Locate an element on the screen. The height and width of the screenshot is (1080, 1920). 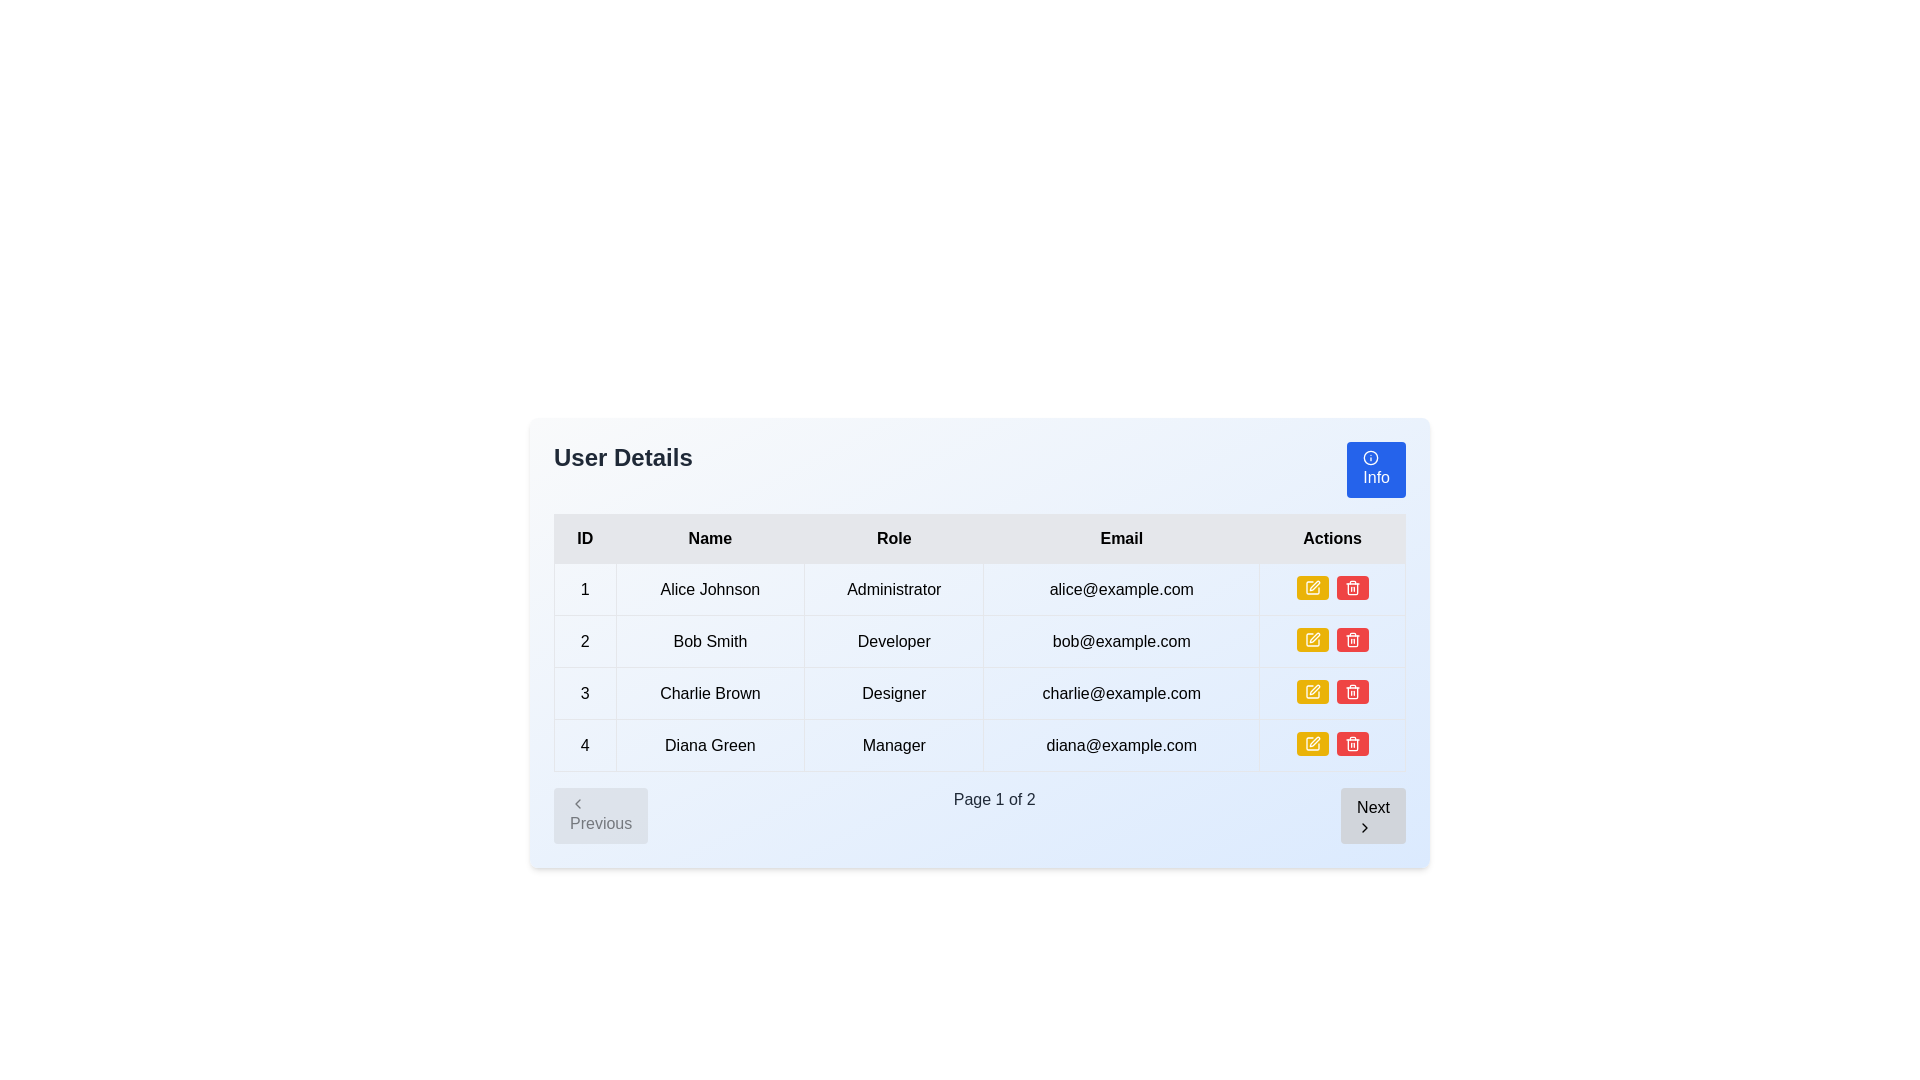
the red rounded rectangle button with a trash bin icon located in the 'Actions' column of the fourth row in the user detail table is located at coordinates (1352, 744).